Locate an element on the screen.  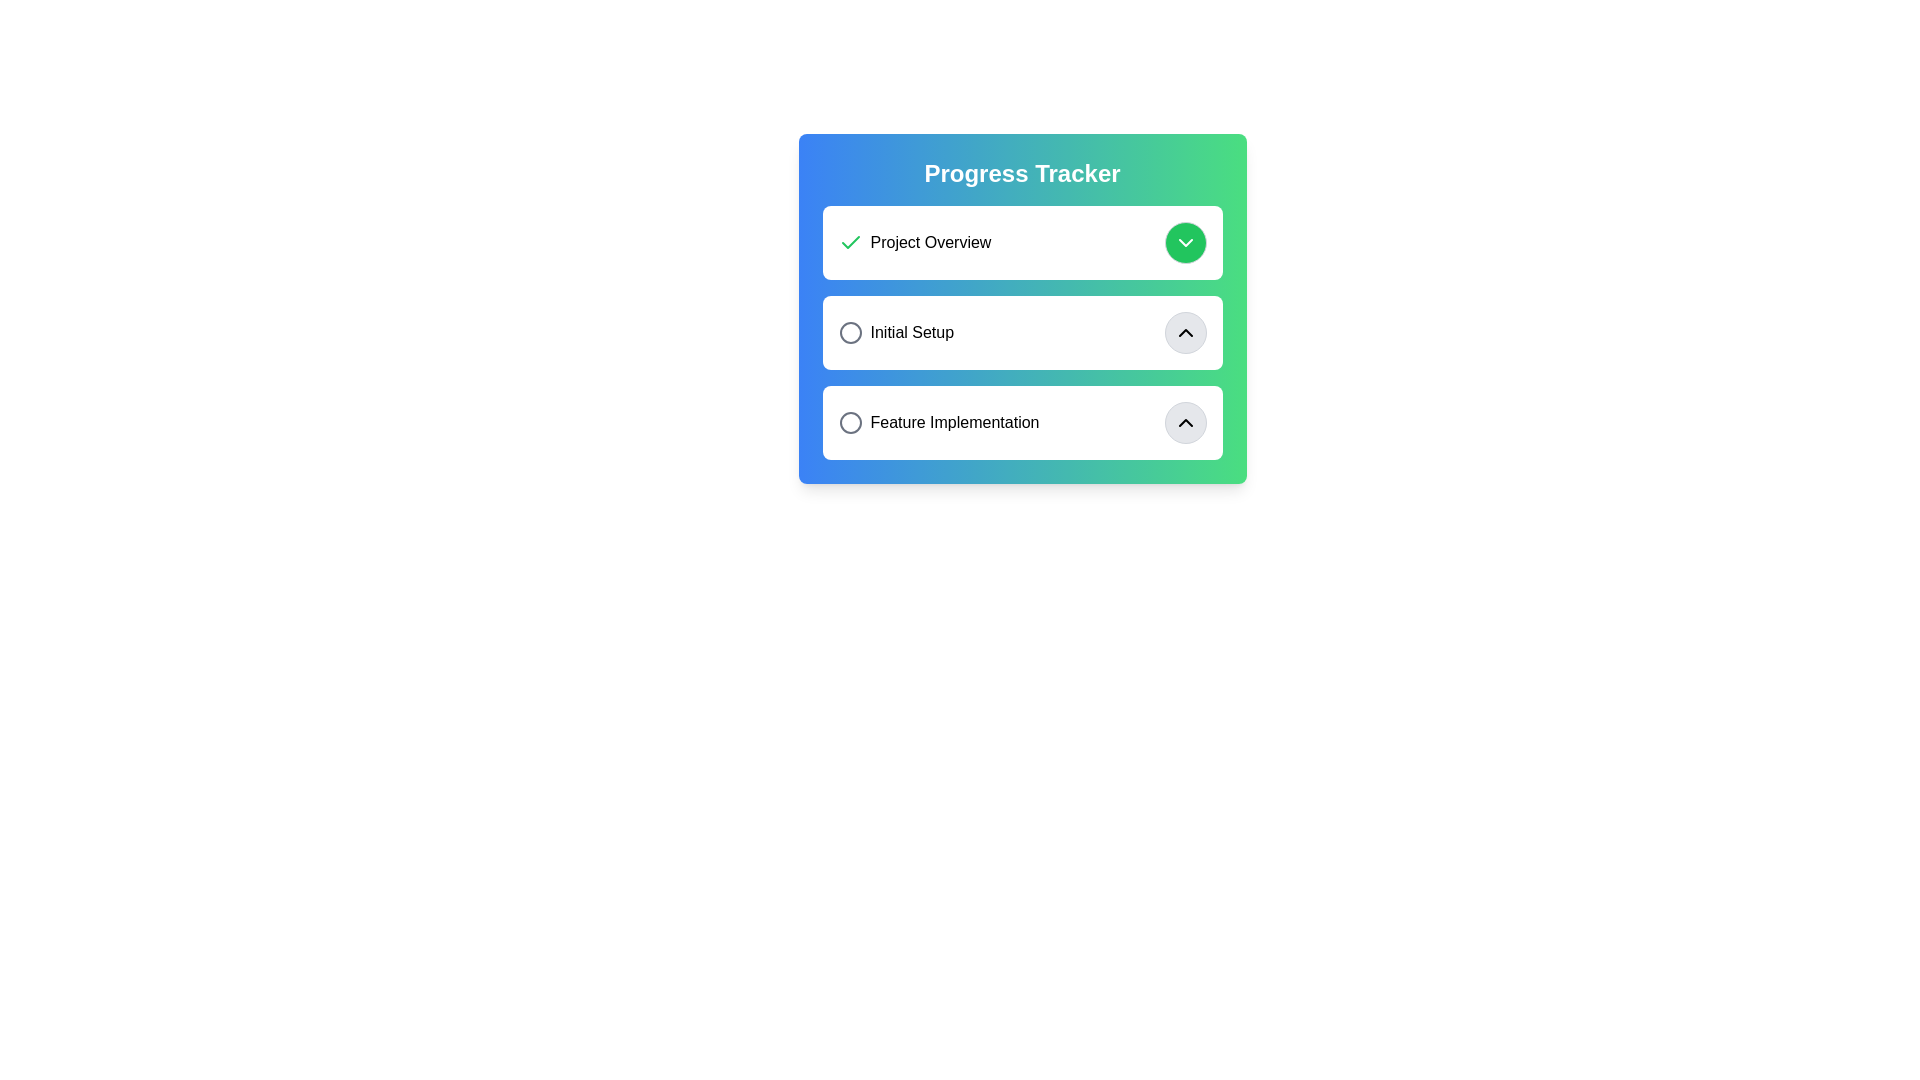
the SVG graphic (circle outline) that represents the second step in the 'Progress Tracker' labeled 'Initial Setup' is located at coordinates (850, 331).